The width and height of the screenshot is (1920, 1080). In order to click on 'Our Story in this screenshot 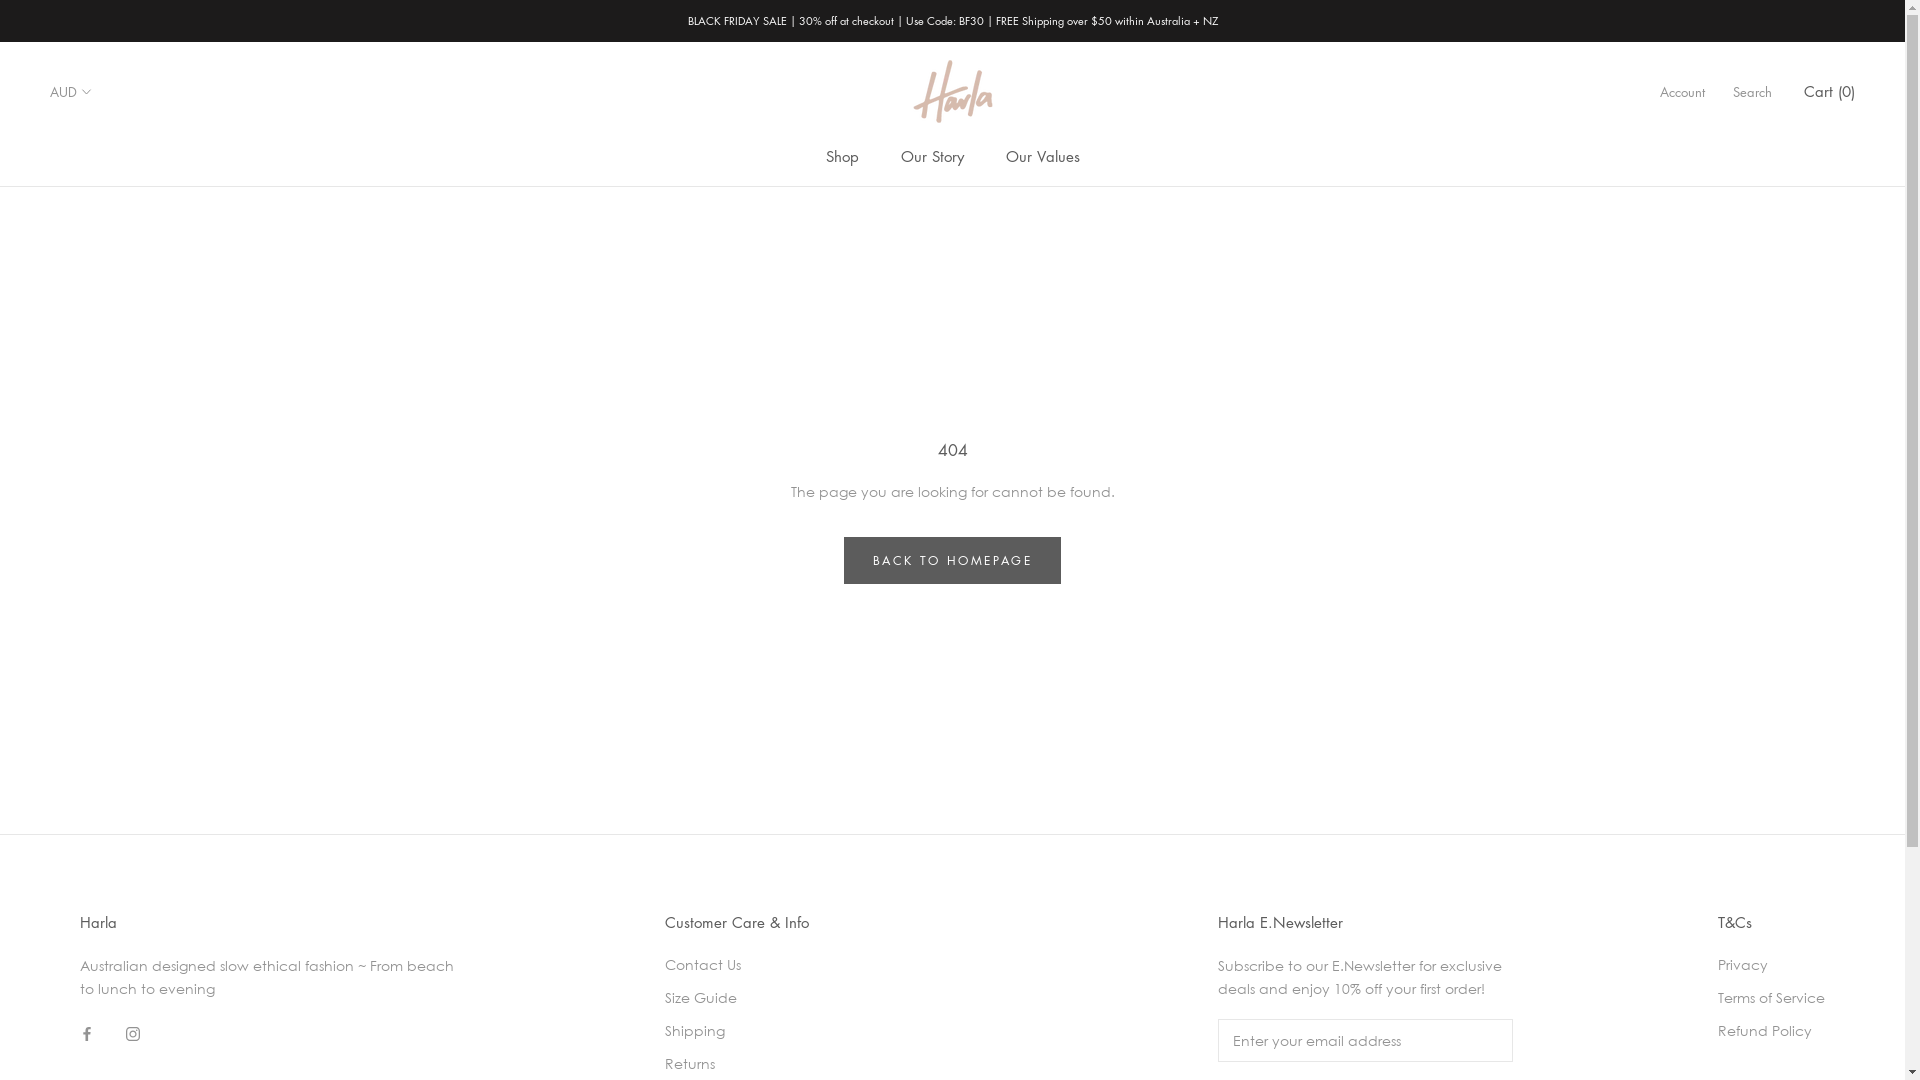, I will do `click(930, 154)`.